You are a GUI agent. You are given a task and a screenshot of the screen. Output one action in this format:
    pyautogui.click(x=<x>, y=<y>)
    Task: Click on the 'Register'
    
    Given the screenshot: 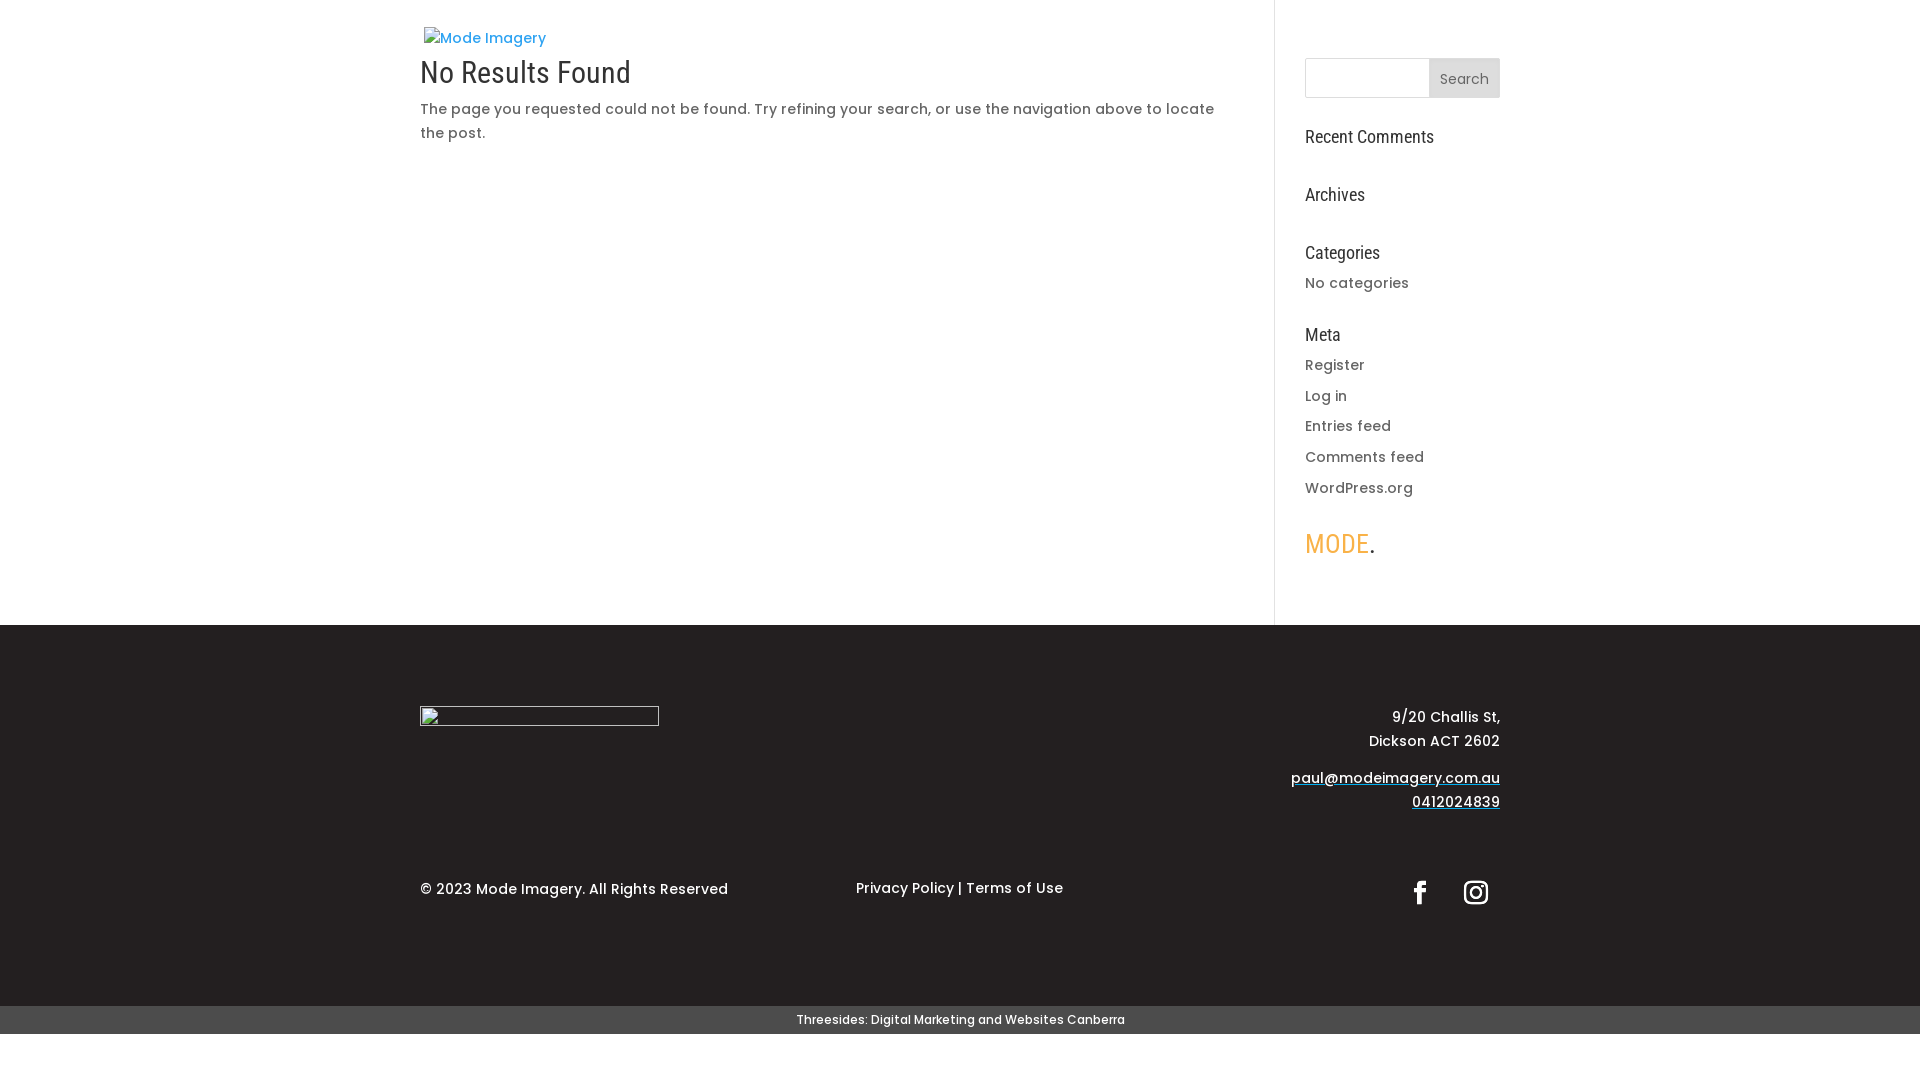 What is the action you would take?
    pyautogui.click(x=1334, y=365)
    